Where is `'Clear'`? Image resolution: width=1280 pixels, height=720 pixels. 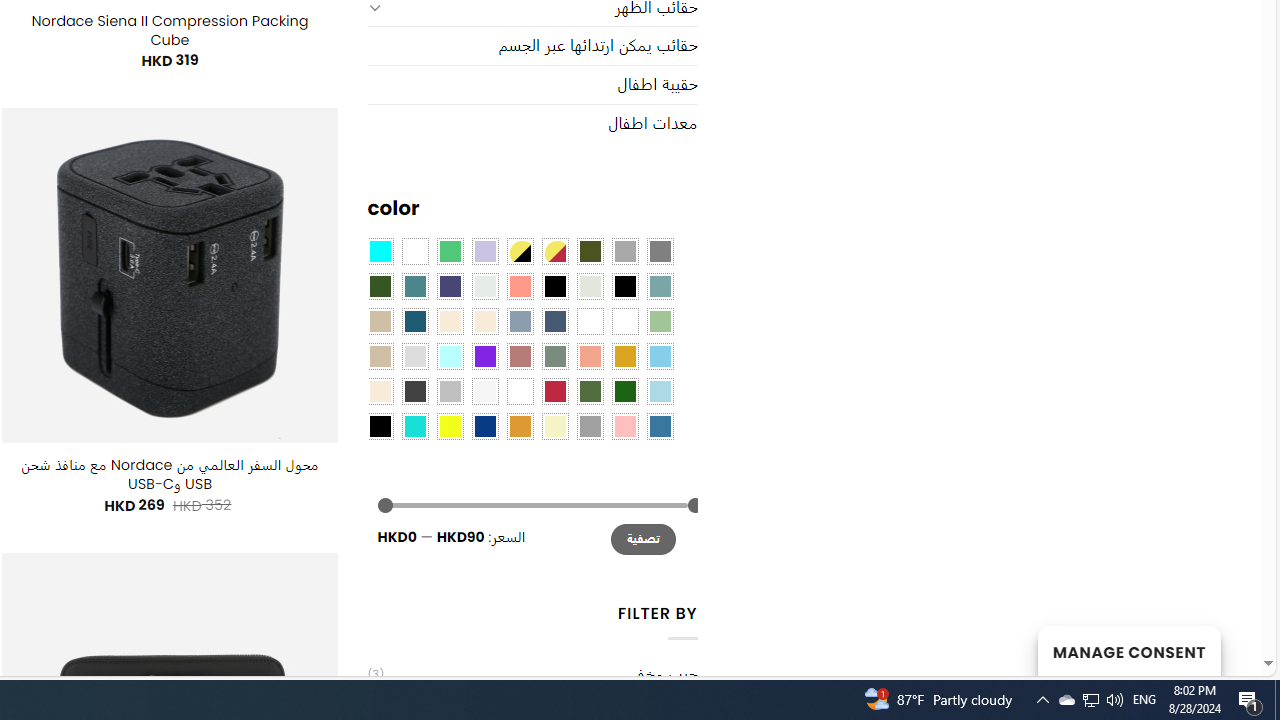
'Clear' is located at coordinates (413, 250).